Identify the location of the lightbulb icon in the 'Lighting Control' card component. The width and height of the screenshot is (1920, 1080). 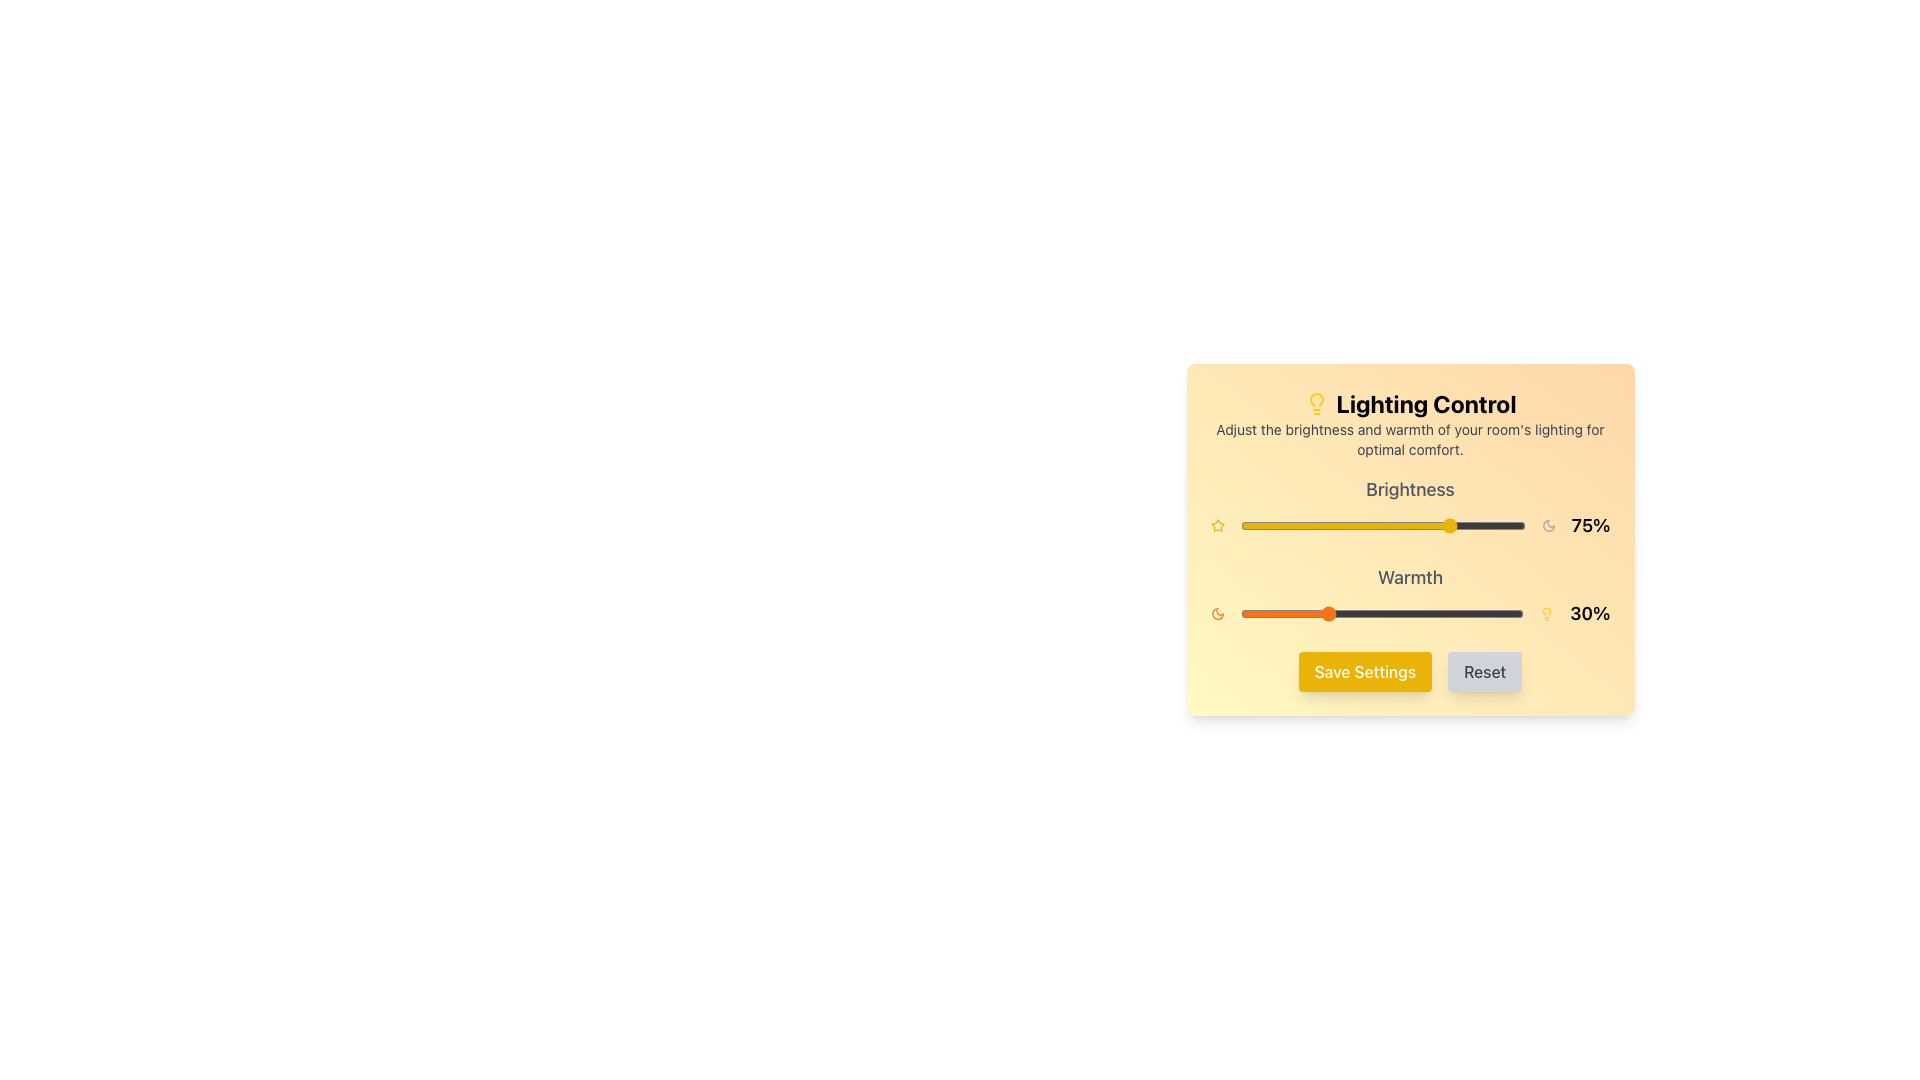
(1409, 540).